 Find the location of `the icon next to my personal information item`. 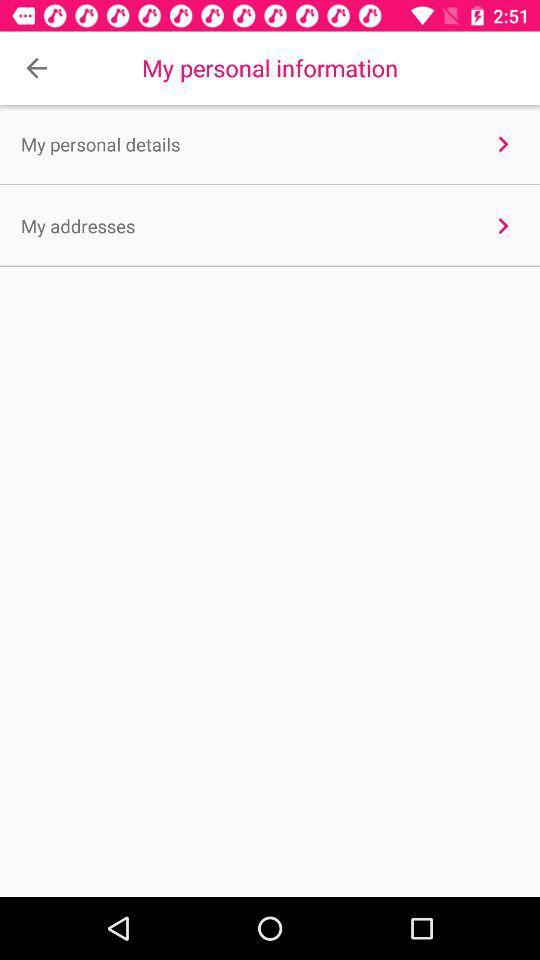

the icon next to my personal information item is located at coordinates (36, 68).